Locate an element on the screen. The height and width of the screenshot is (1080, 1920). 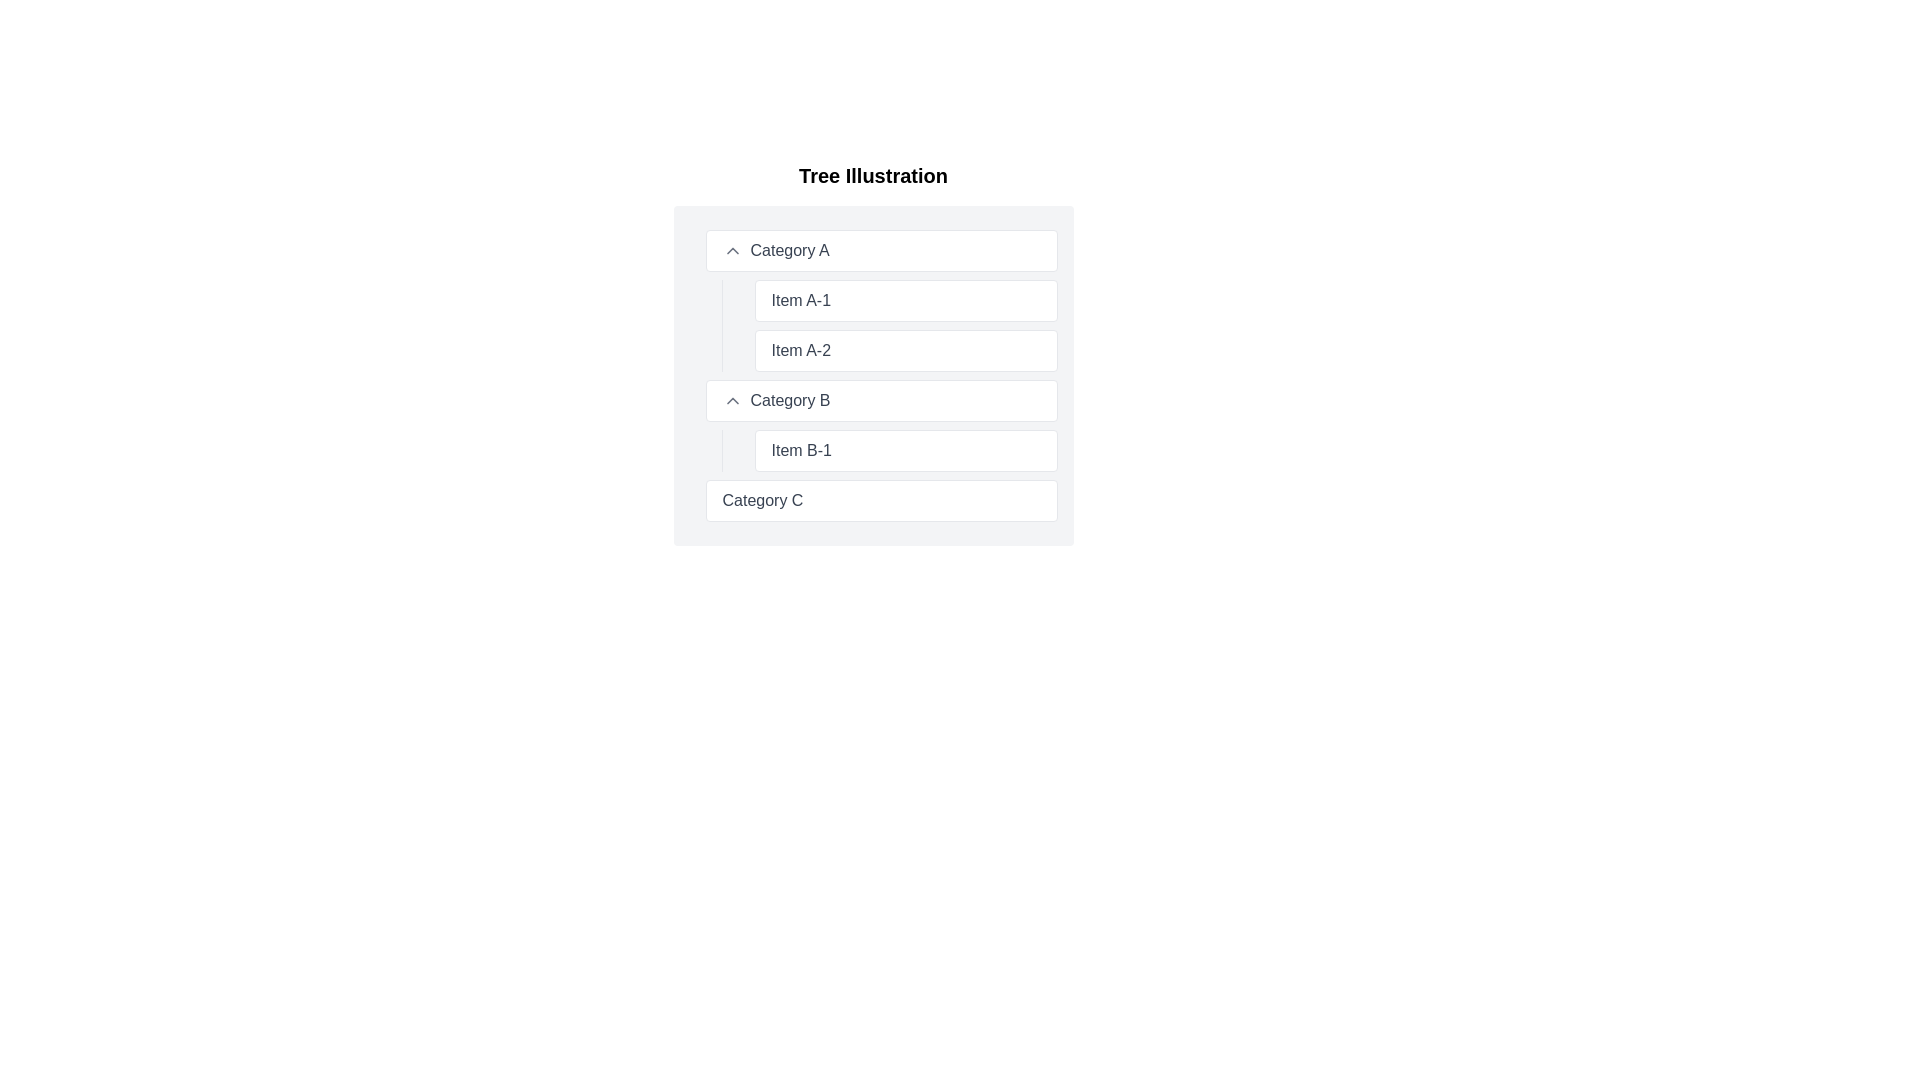
the 'Category B' button, which has a white background, light border, and rounded corners is located at coordinates (880, 401).